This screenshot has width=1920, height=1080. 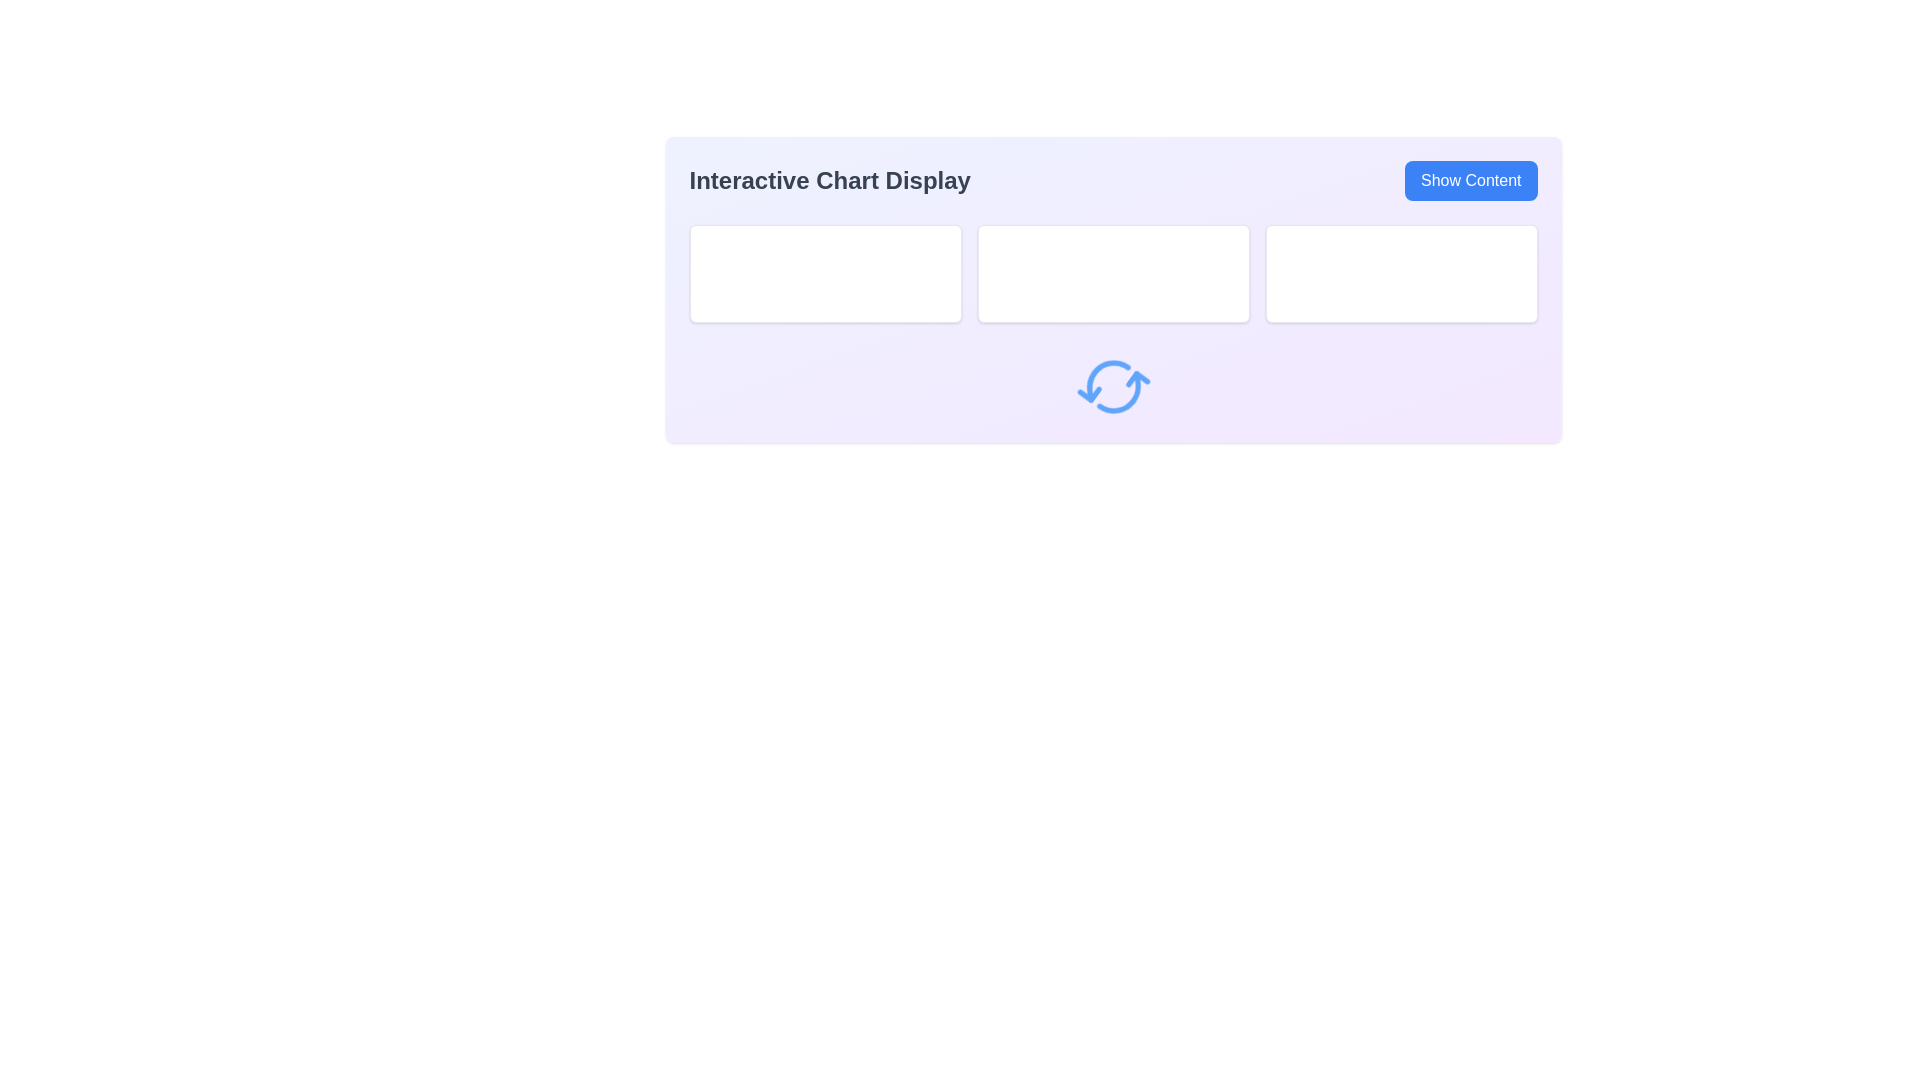 What do you see at coordinates (1112, 273) in the screenshot?
I see `the rectangular white card with rounded corners located in the middle column of a 3-column grid structure, directly centered horizontally` at bounding box center [1112, 273].